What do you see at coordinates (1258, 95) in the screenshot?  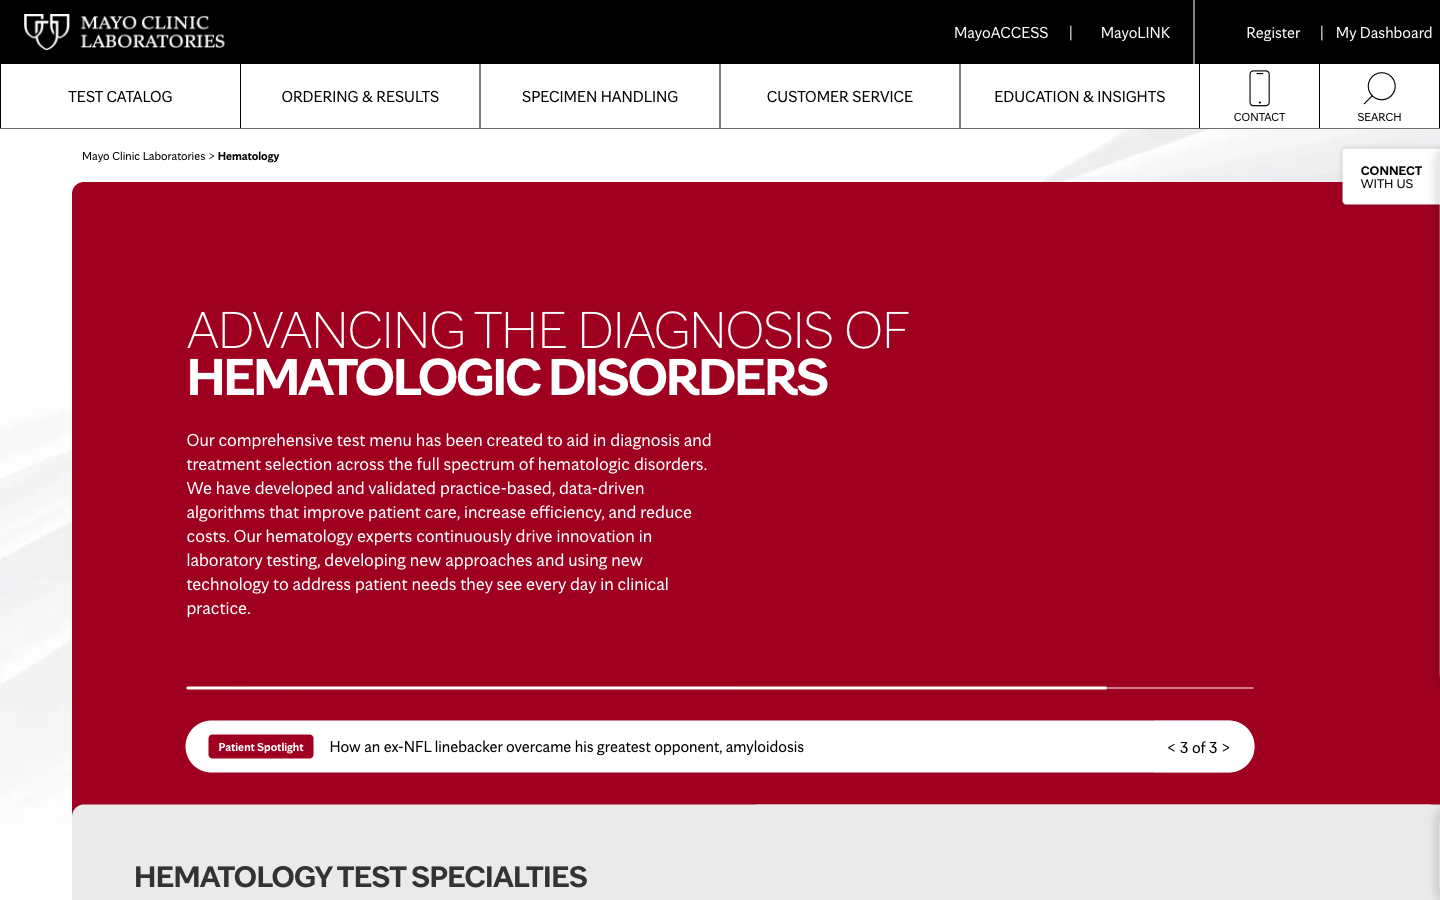 I see `Contact mayoclinic laboratories` at bounding box center [1258, 95].